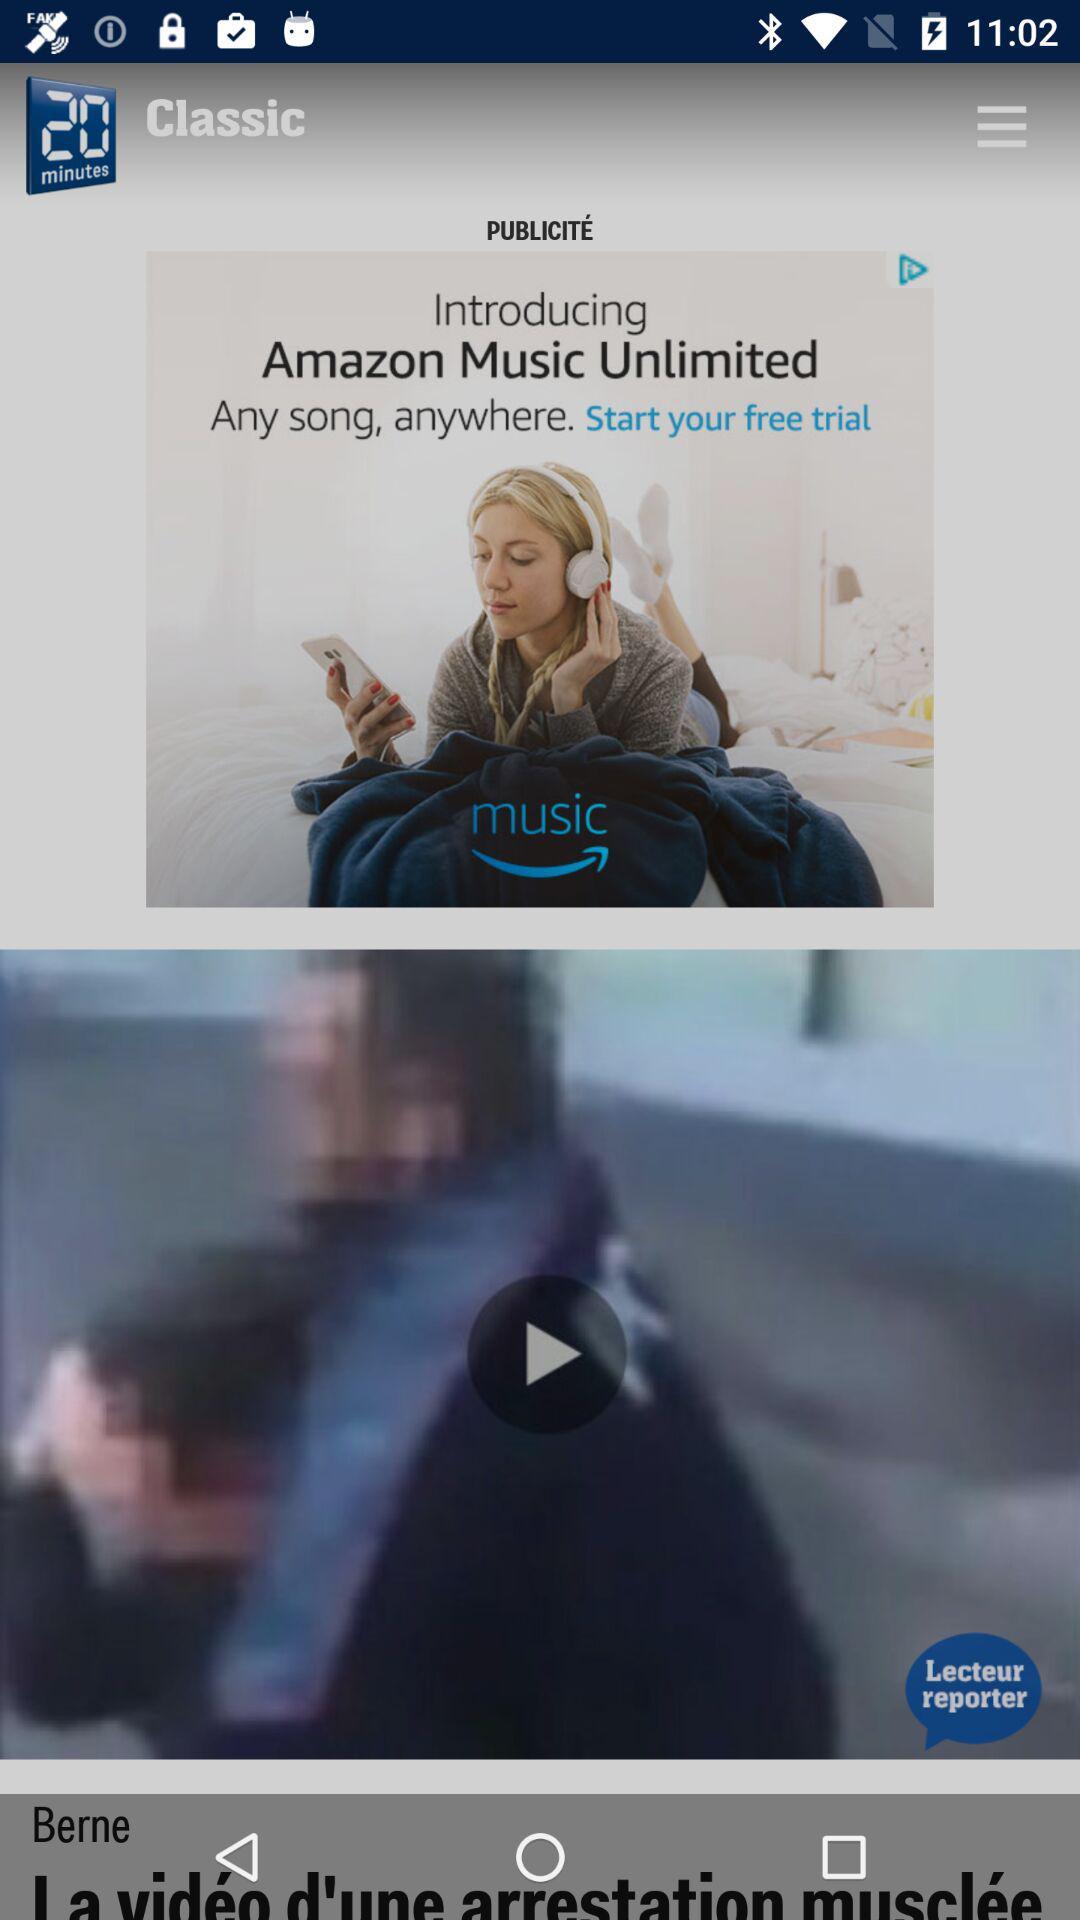  Describe the element at coordinates (1001, 124) in the screenshot. I see `more option` at that location.